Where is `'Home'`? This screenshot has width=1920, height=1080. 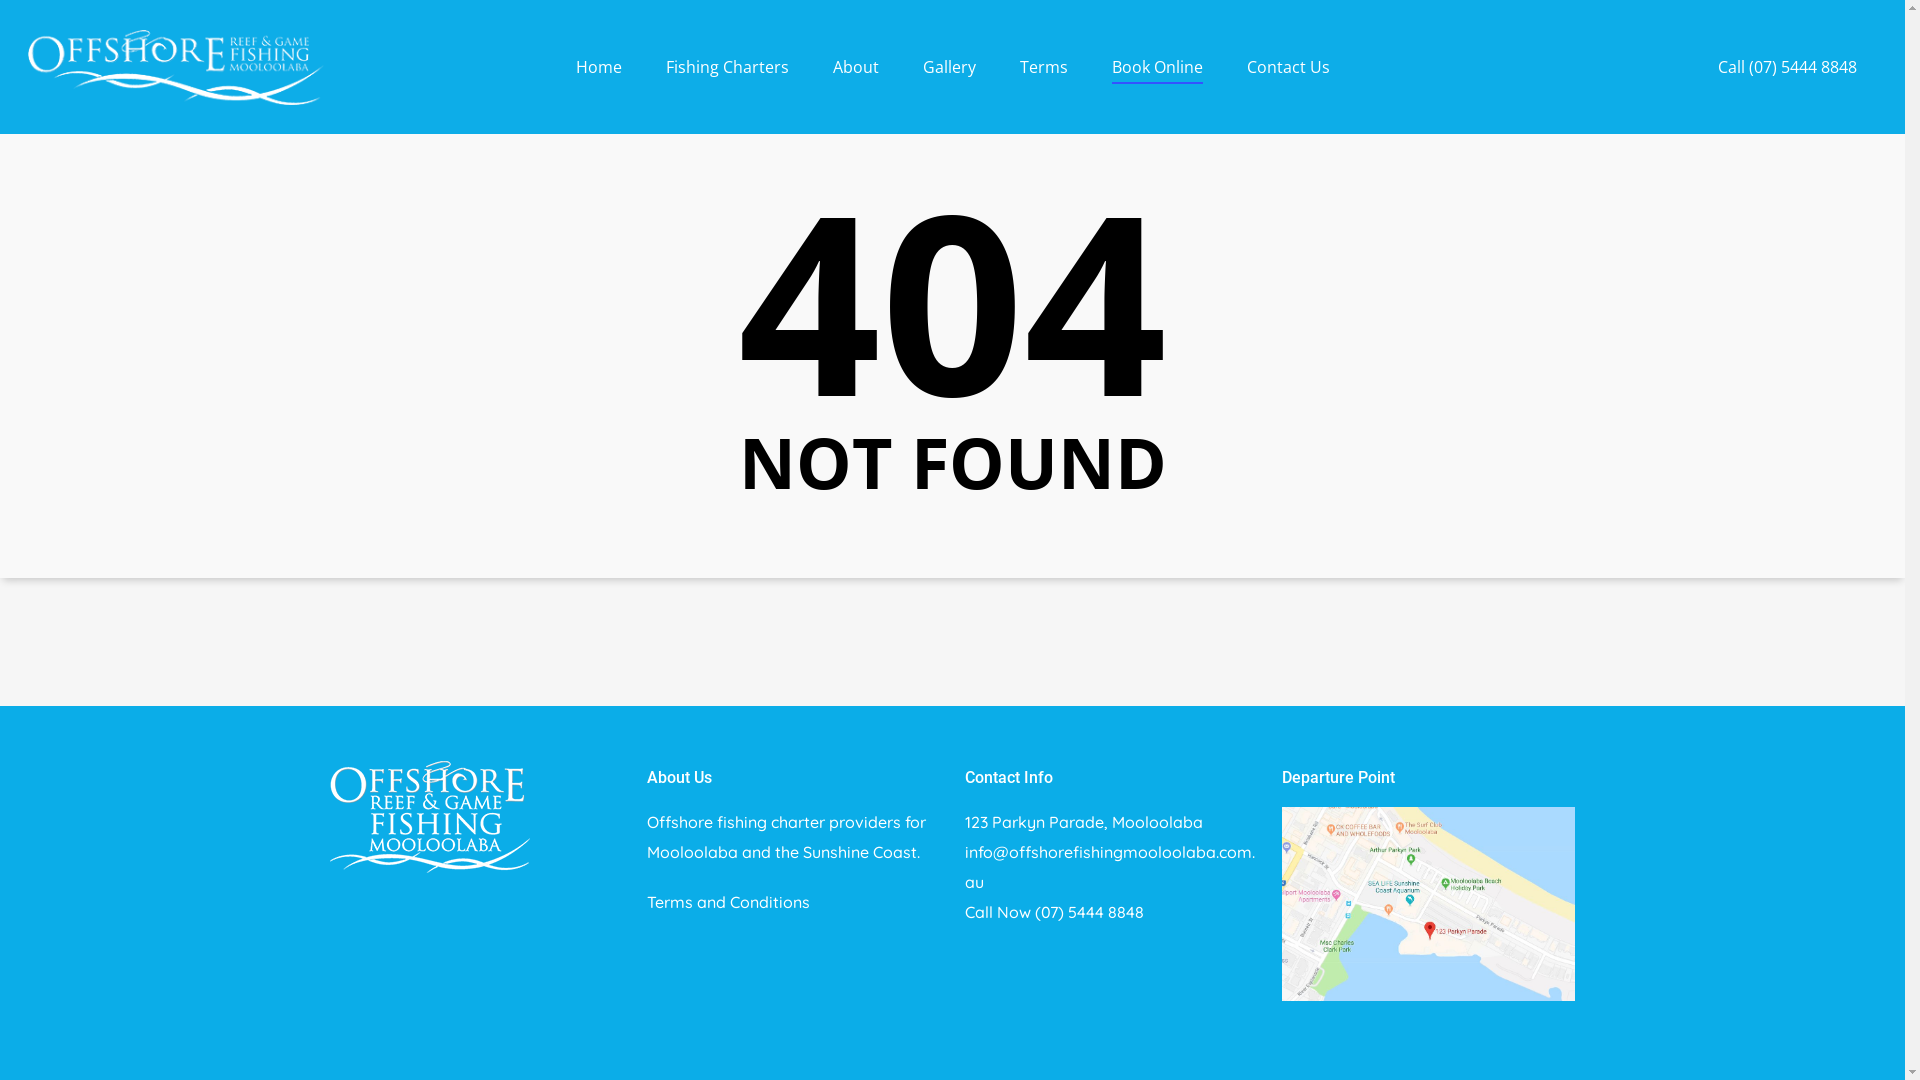 'Home' is located at coordinates (598, 80).